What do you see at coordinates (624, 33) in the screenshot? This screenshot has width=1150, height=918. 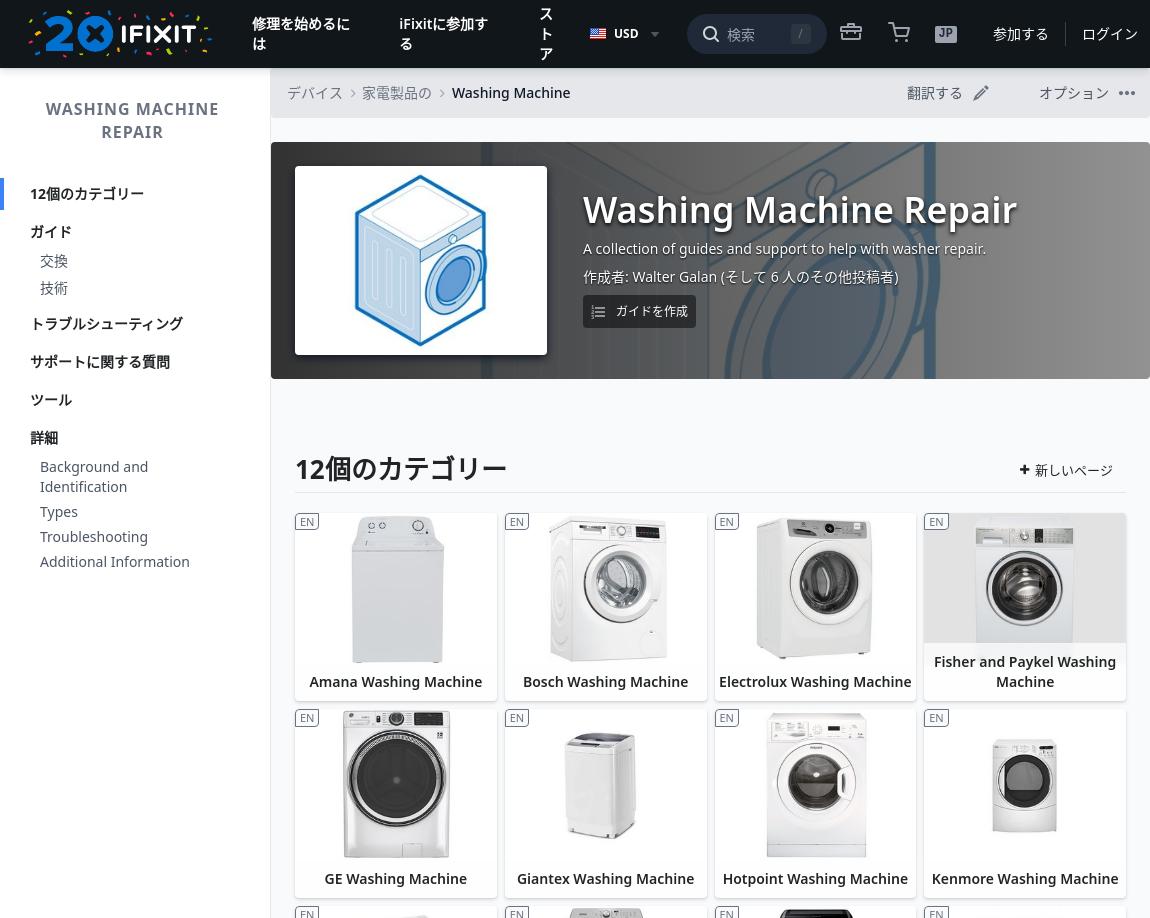 I see `'USD'` at bounding box center [624, 33].